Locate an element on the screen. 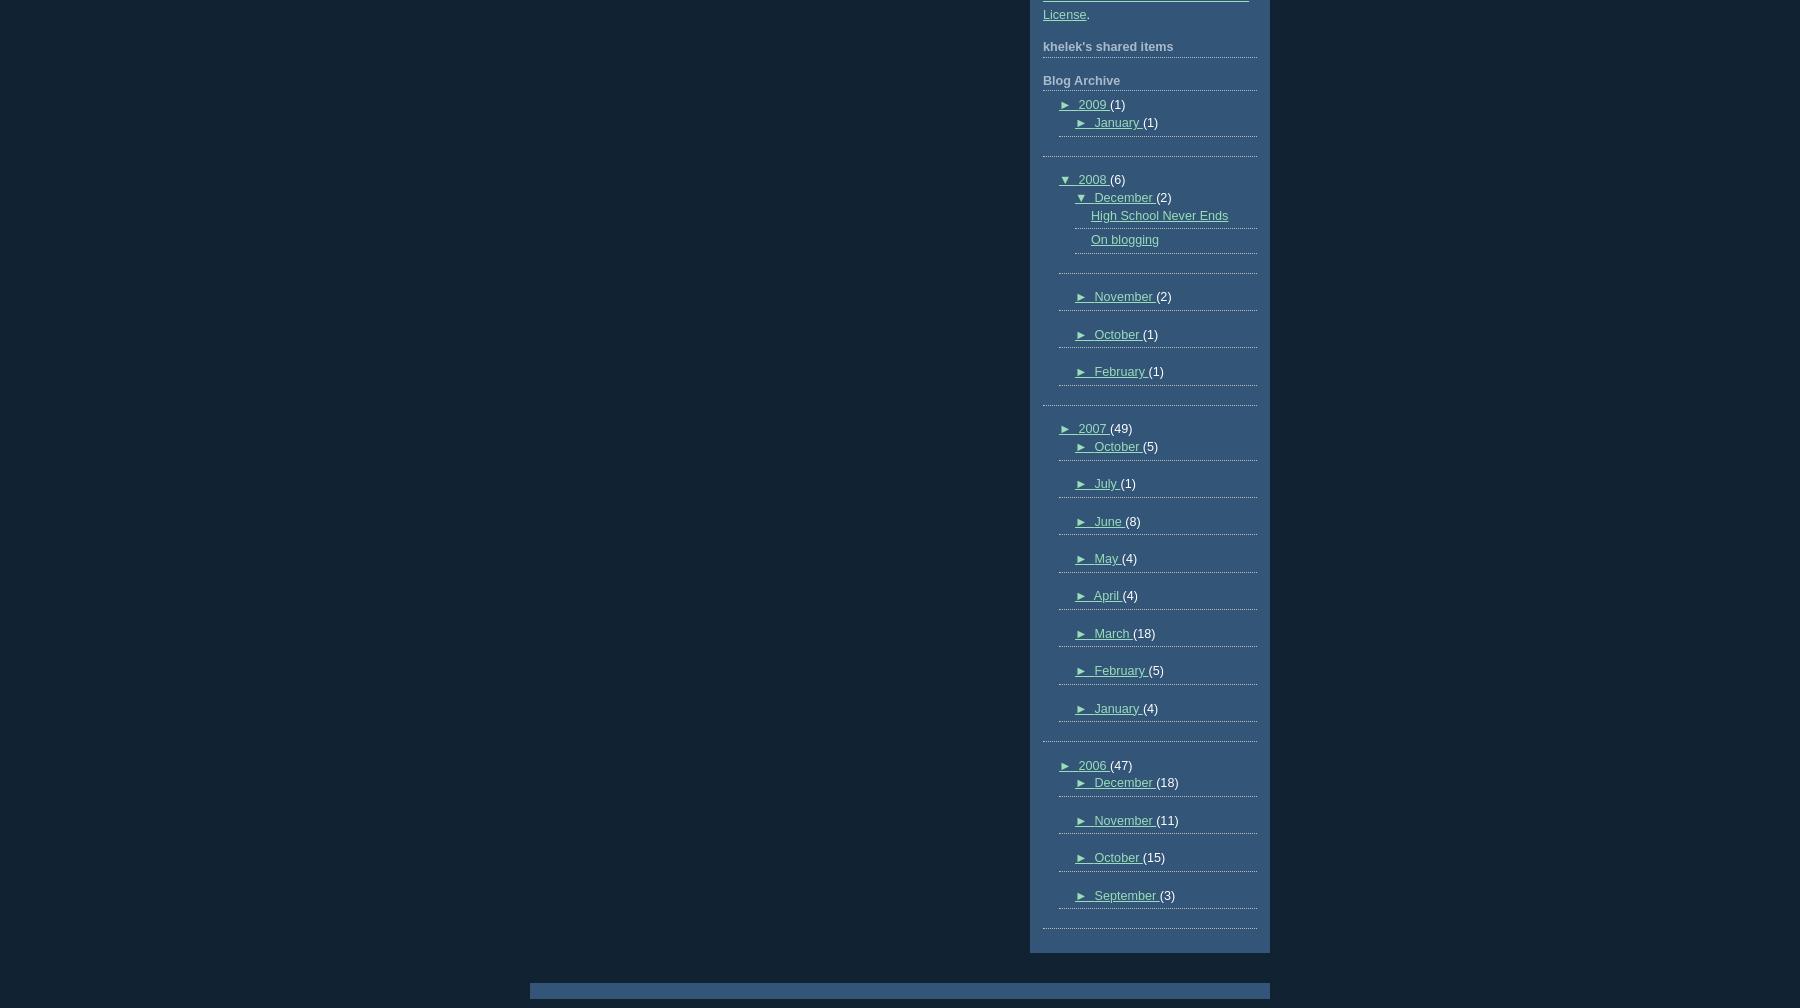 The height and width of the screenshot is (1008, 1800). 'May' is located at coordinates (1107, 559).